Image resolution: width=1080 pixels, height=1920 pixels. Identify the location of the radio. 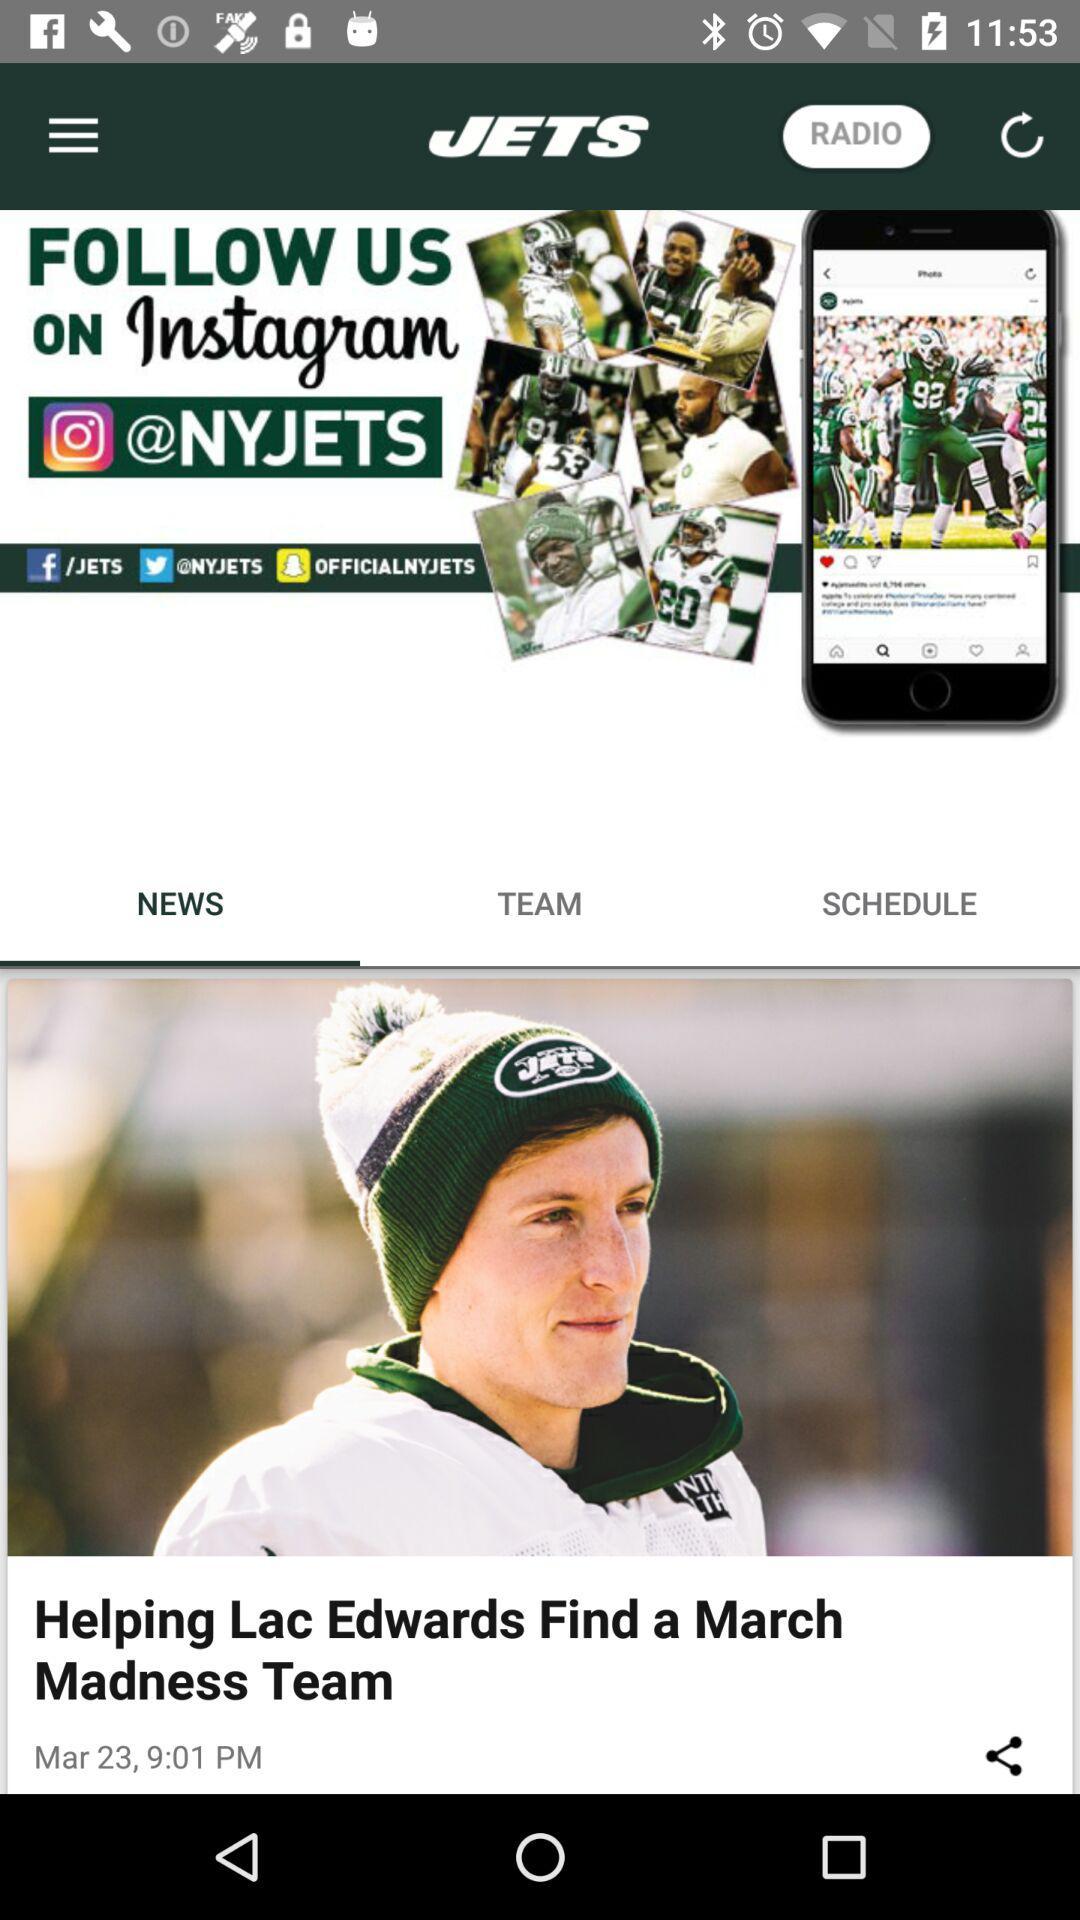
(855, 136).